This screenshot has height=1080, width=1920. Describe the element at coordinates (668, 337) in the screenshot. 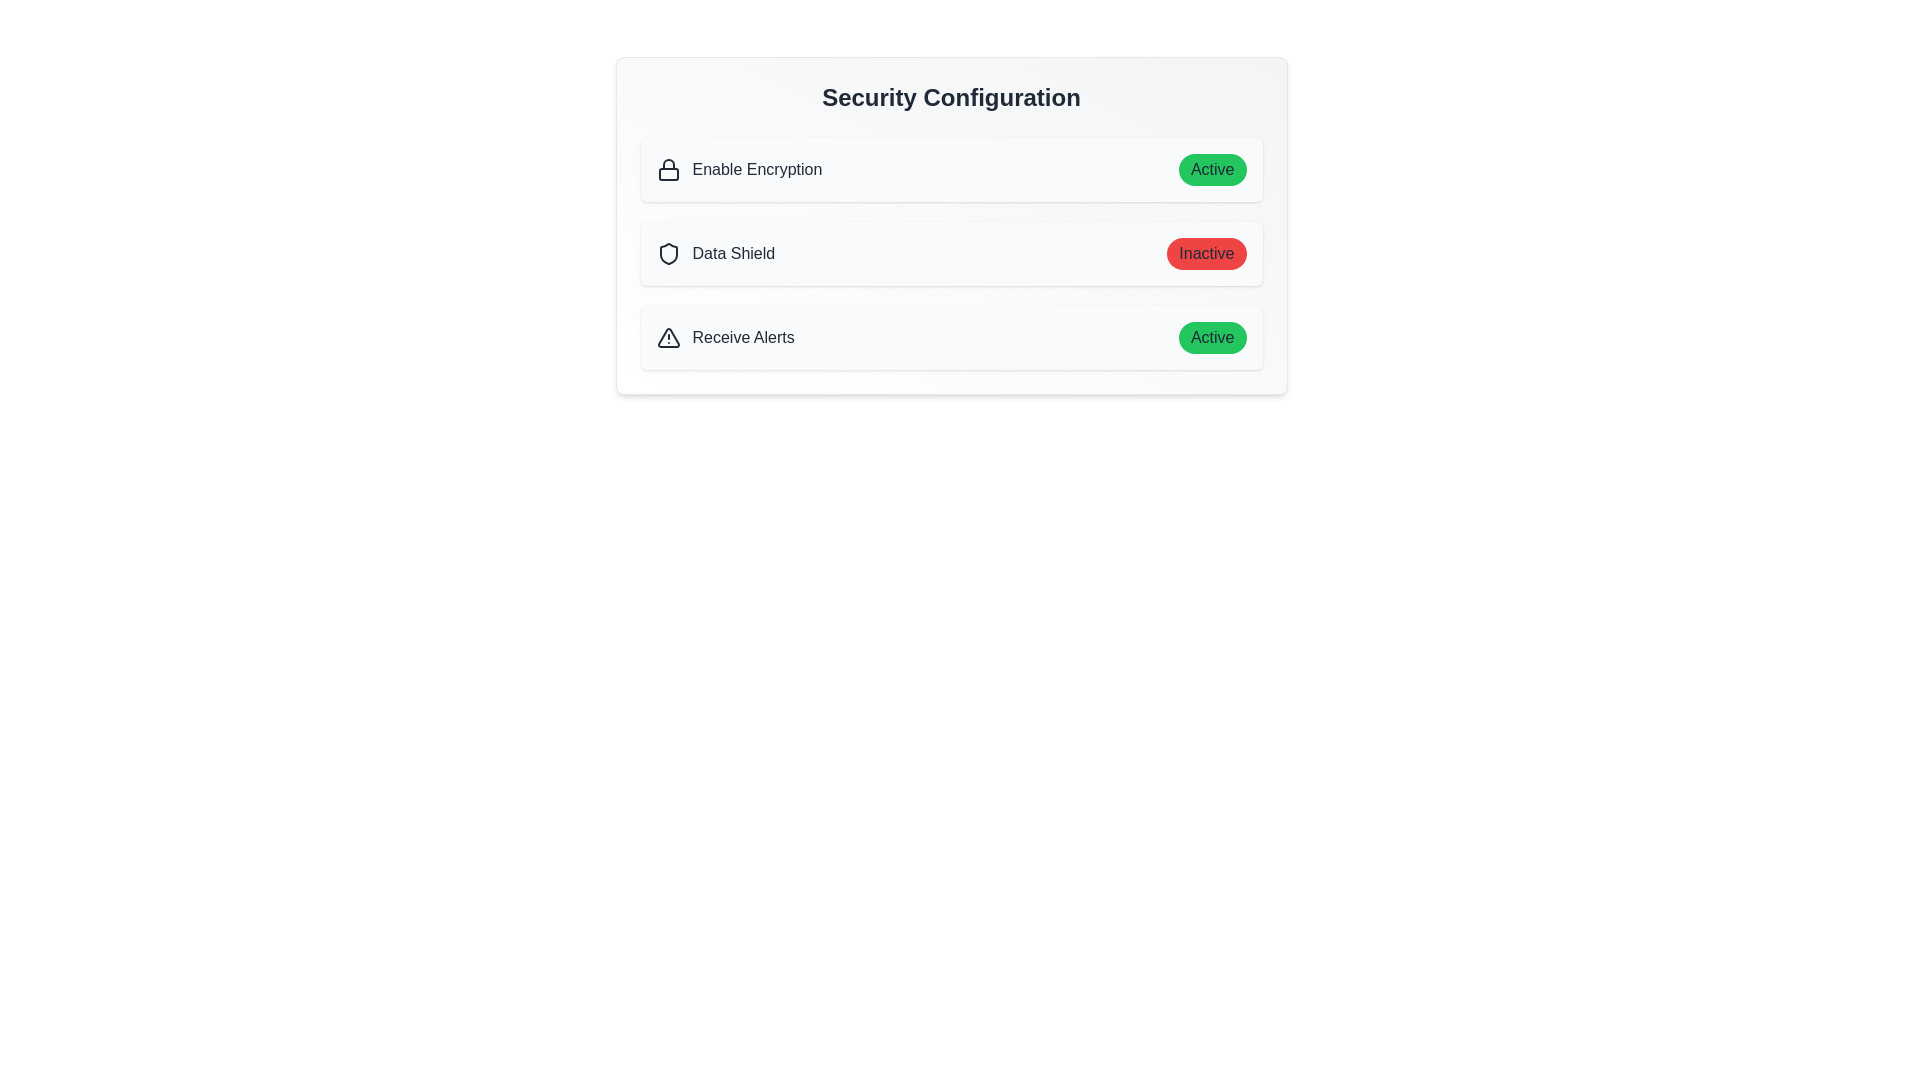

I see `the triangle-shaped warning icon located in the 'Receive Alerts' row, which is the third icon in a horizontal layout next to the 'Receive Alerts' text and an 'Active' button` at that location.